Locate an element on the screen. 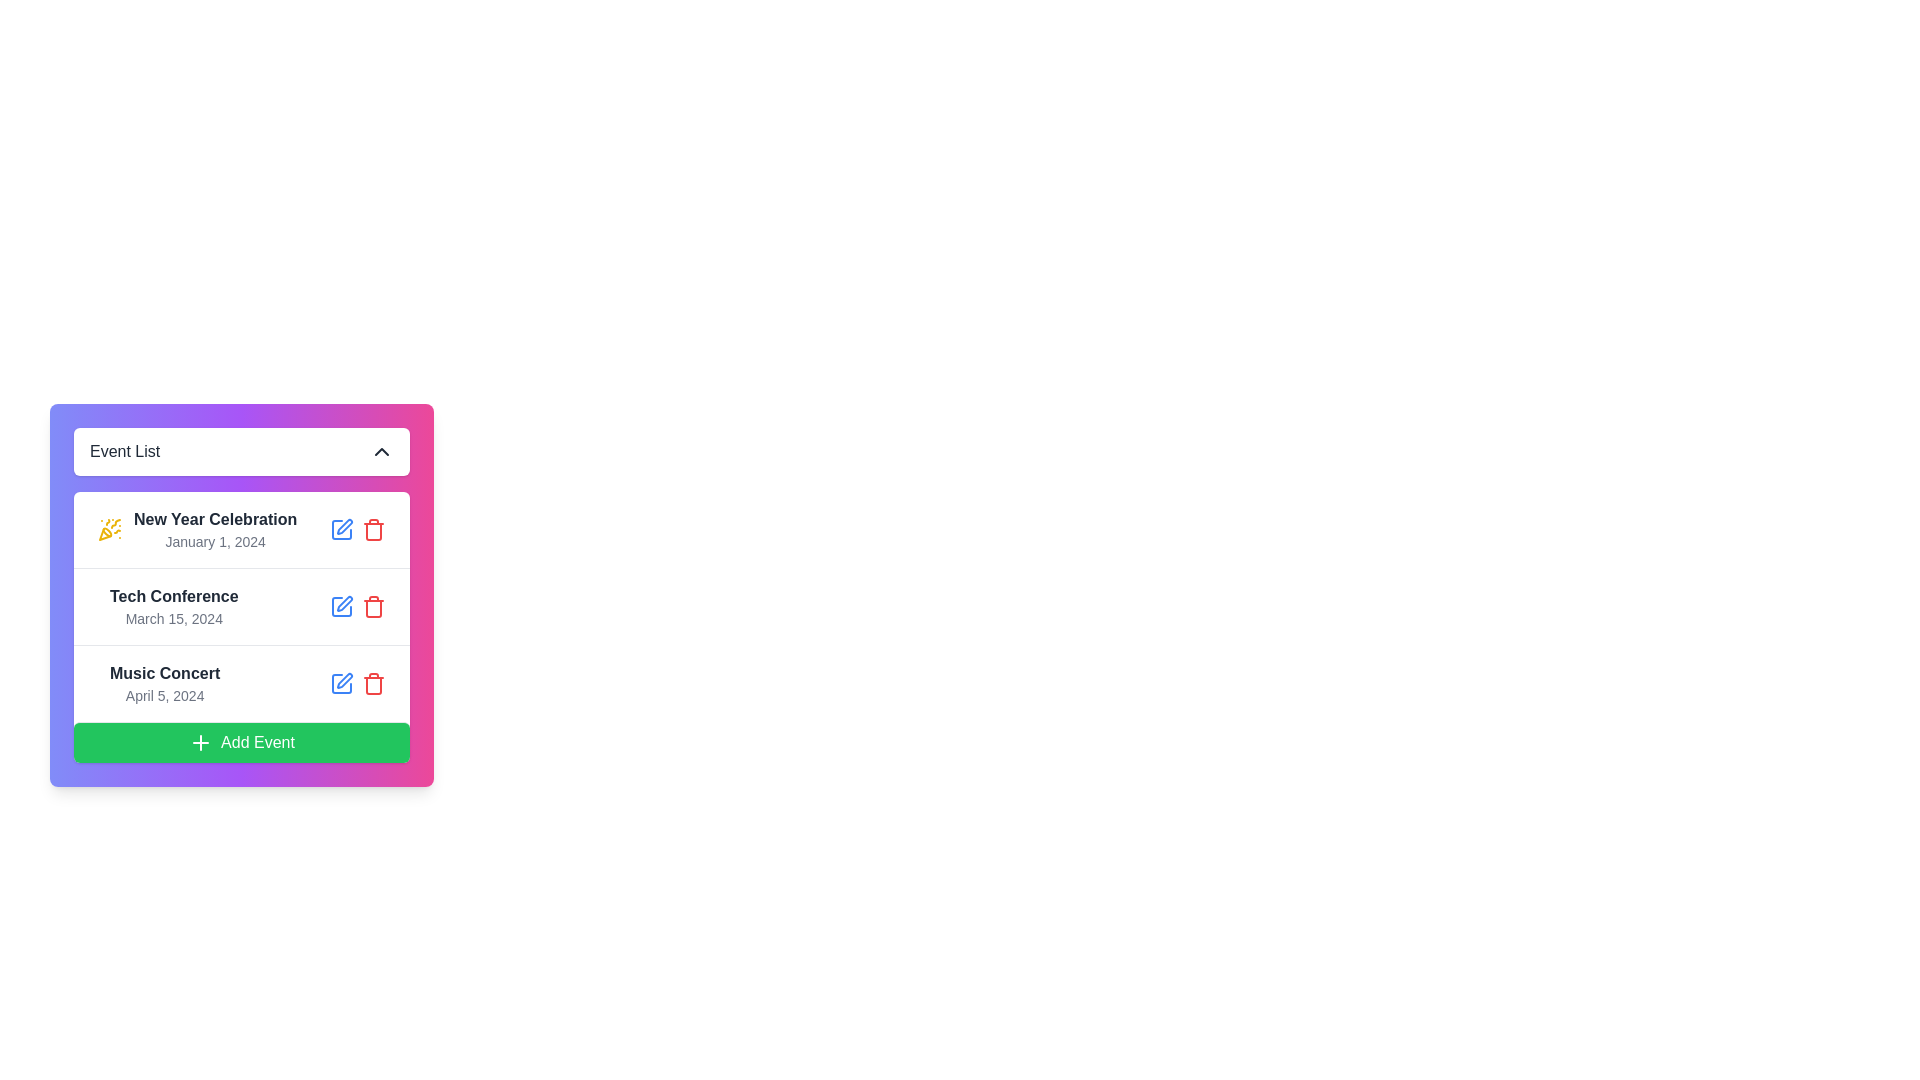  on the 'New Year Celebration' Text and Icon Display Block, which features bold text and a party popper icon is located at coordinates (197, 528).